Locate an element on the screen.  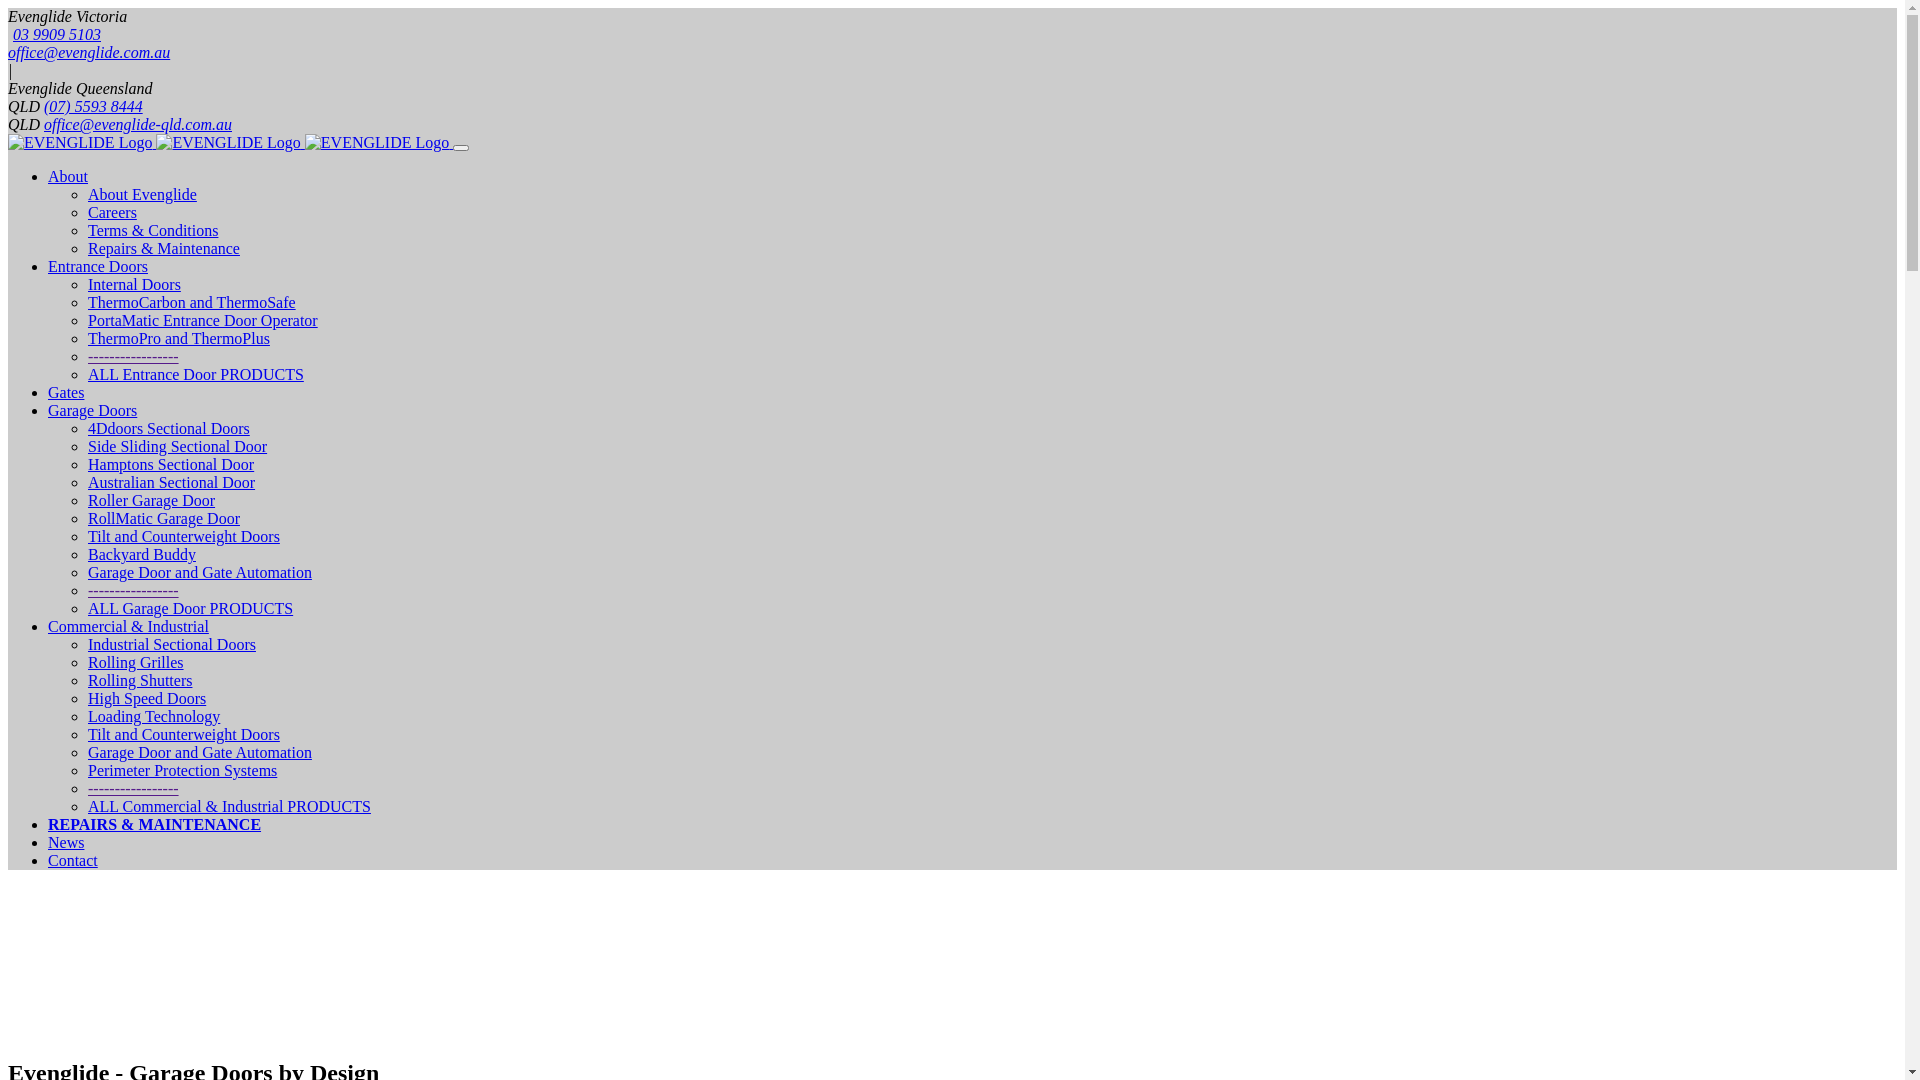
'ALL Entrance Door PRODUCTS' is located at coordinates (196, 374).